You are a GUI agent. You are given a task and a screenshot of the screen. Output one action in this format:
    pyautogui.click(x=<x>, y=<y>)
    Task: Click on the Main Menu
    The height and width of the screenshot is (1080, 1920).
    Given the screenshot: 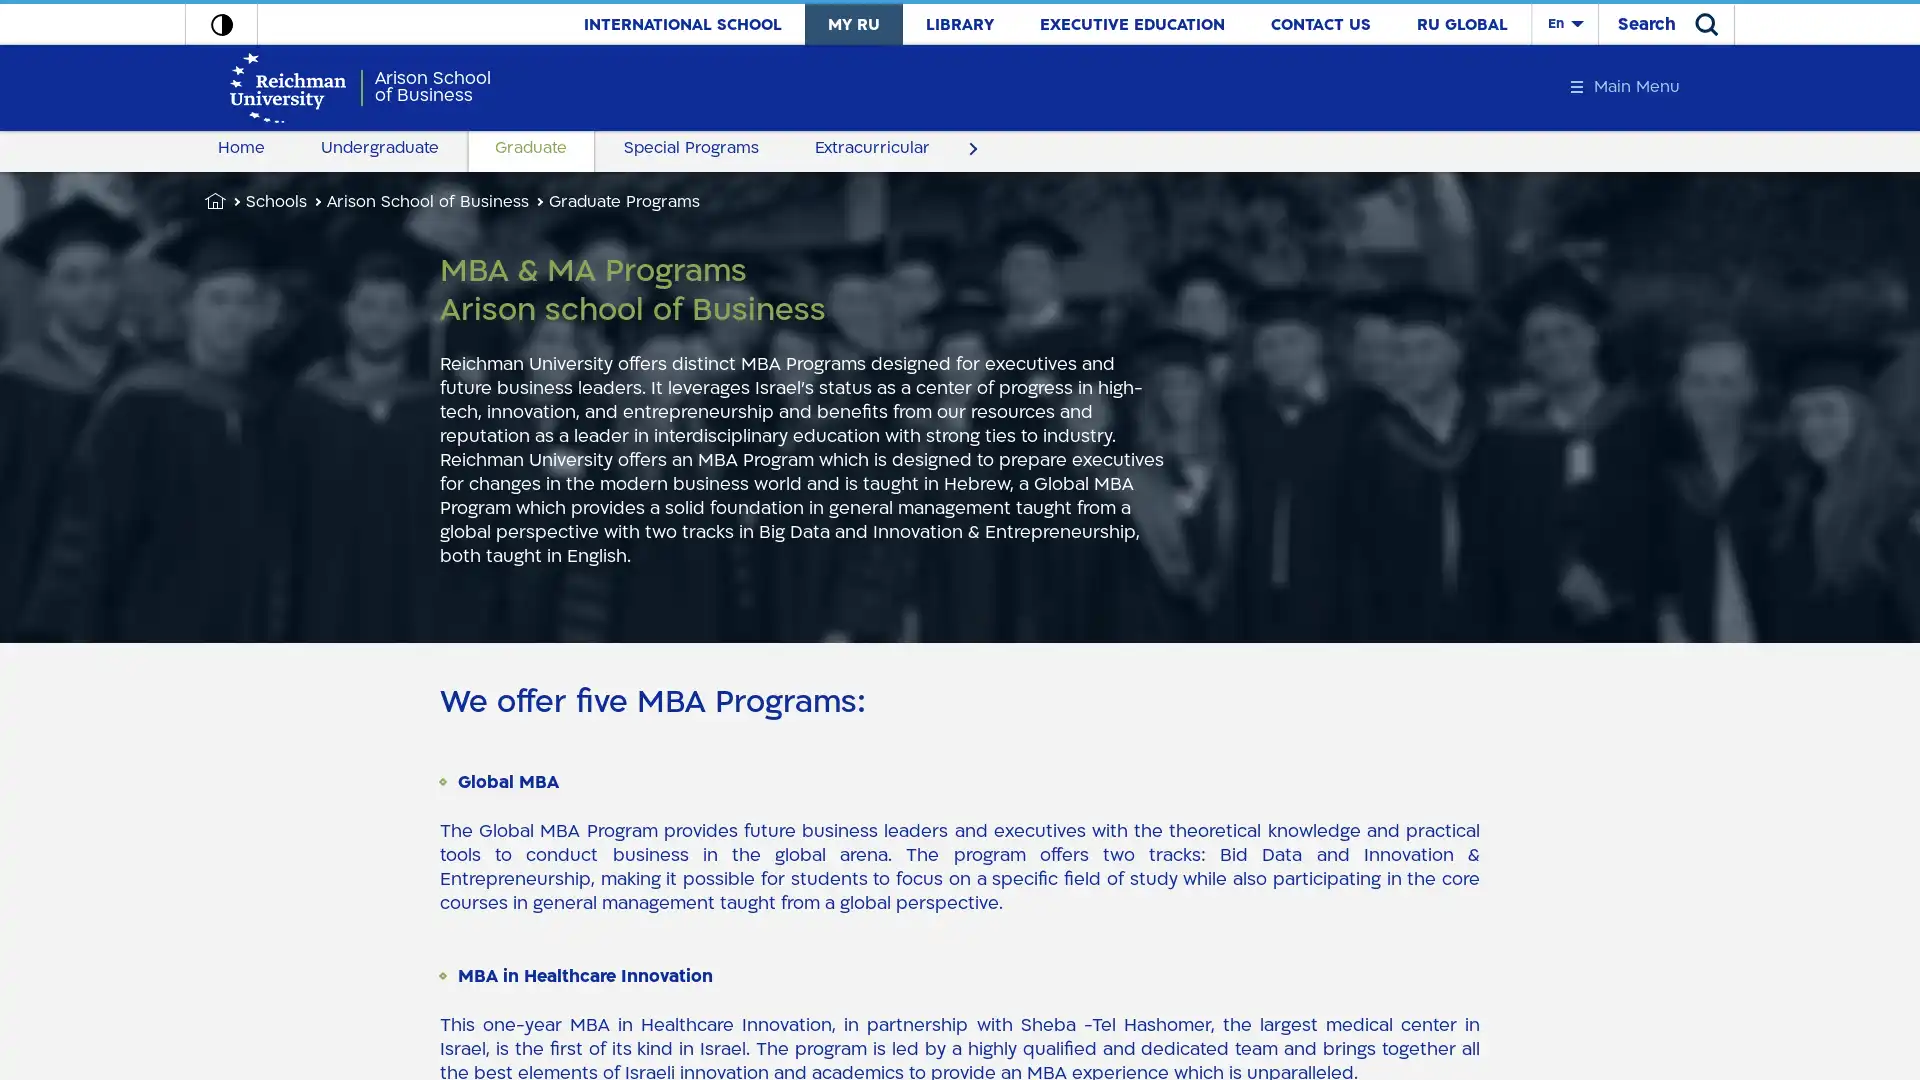 What is the action you would take?
    pyautogui.click(x=1625, y=87)
    